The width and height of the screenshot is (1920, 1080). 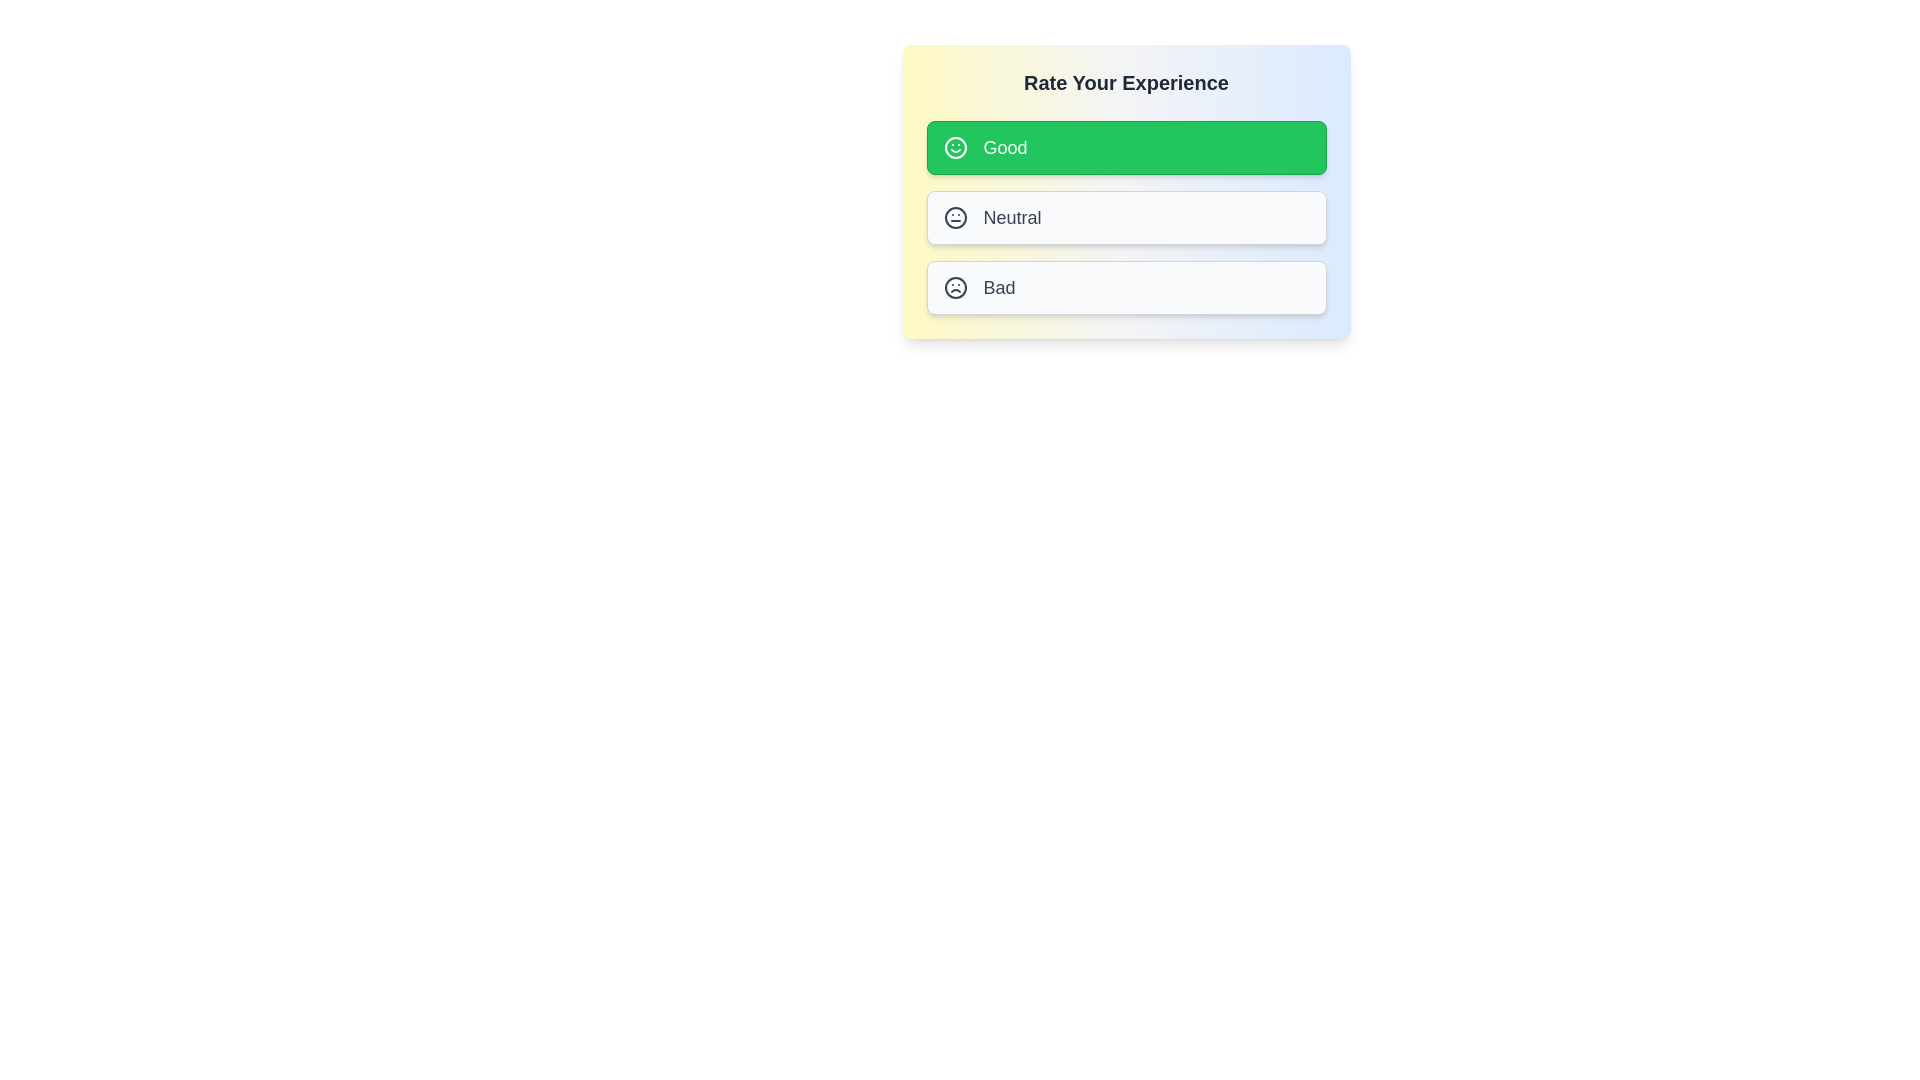 I want to click on the rating option labeled Good by clicking on it, so click(x=1126, y=146).